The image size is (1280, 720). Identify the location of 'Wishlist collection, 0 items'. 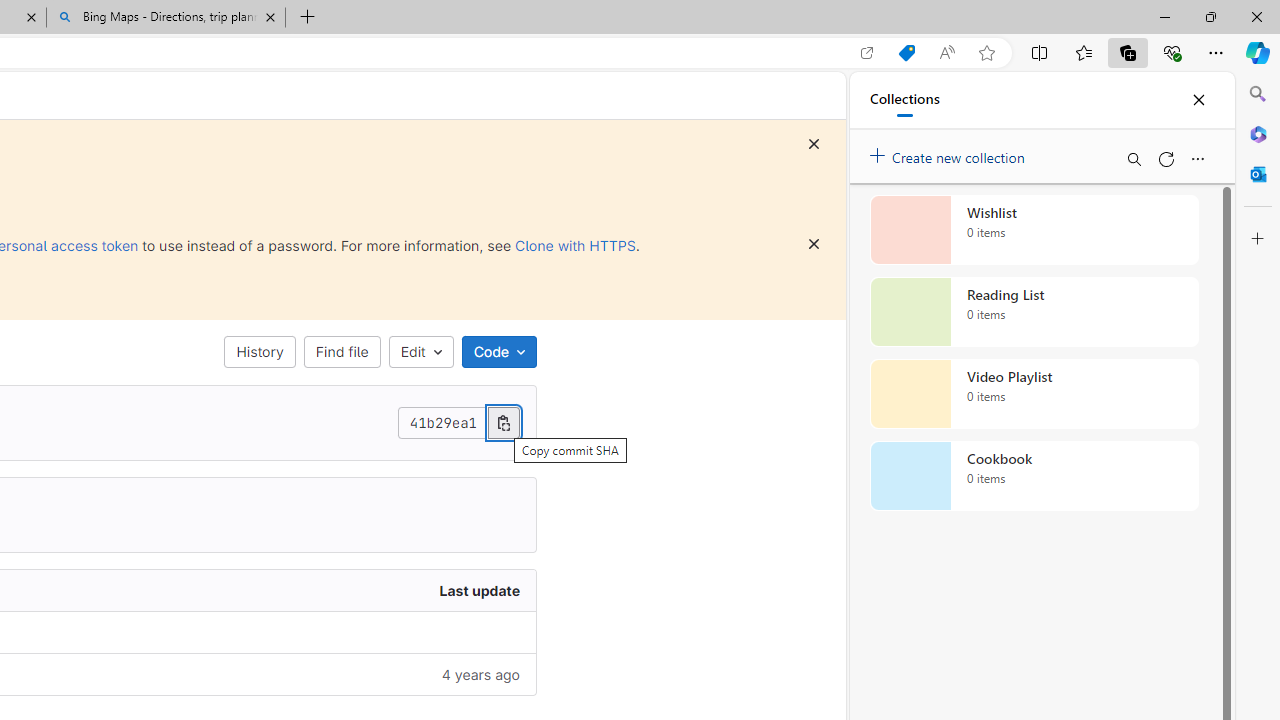
(1034, 229).